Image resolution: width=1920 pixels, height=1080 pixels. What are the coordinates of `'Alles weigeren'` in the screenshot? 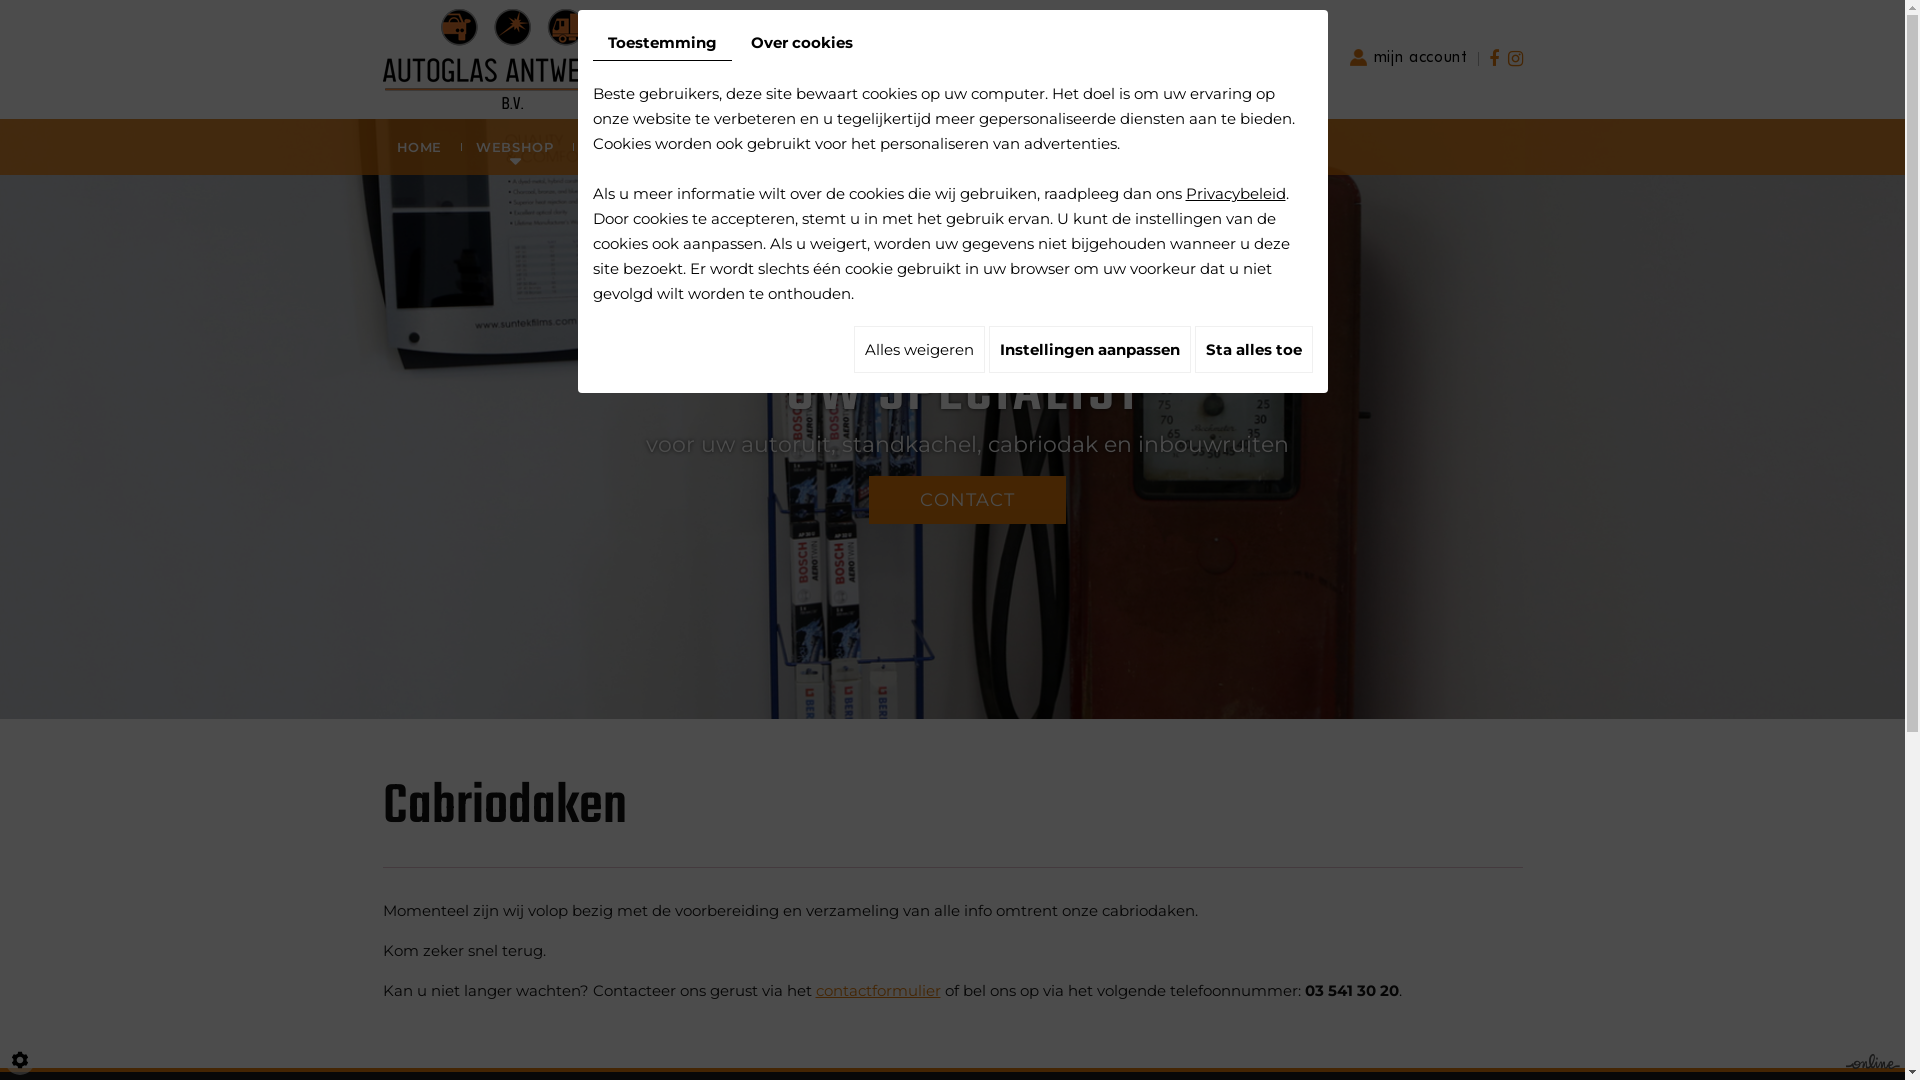 It's located at (918, 348).